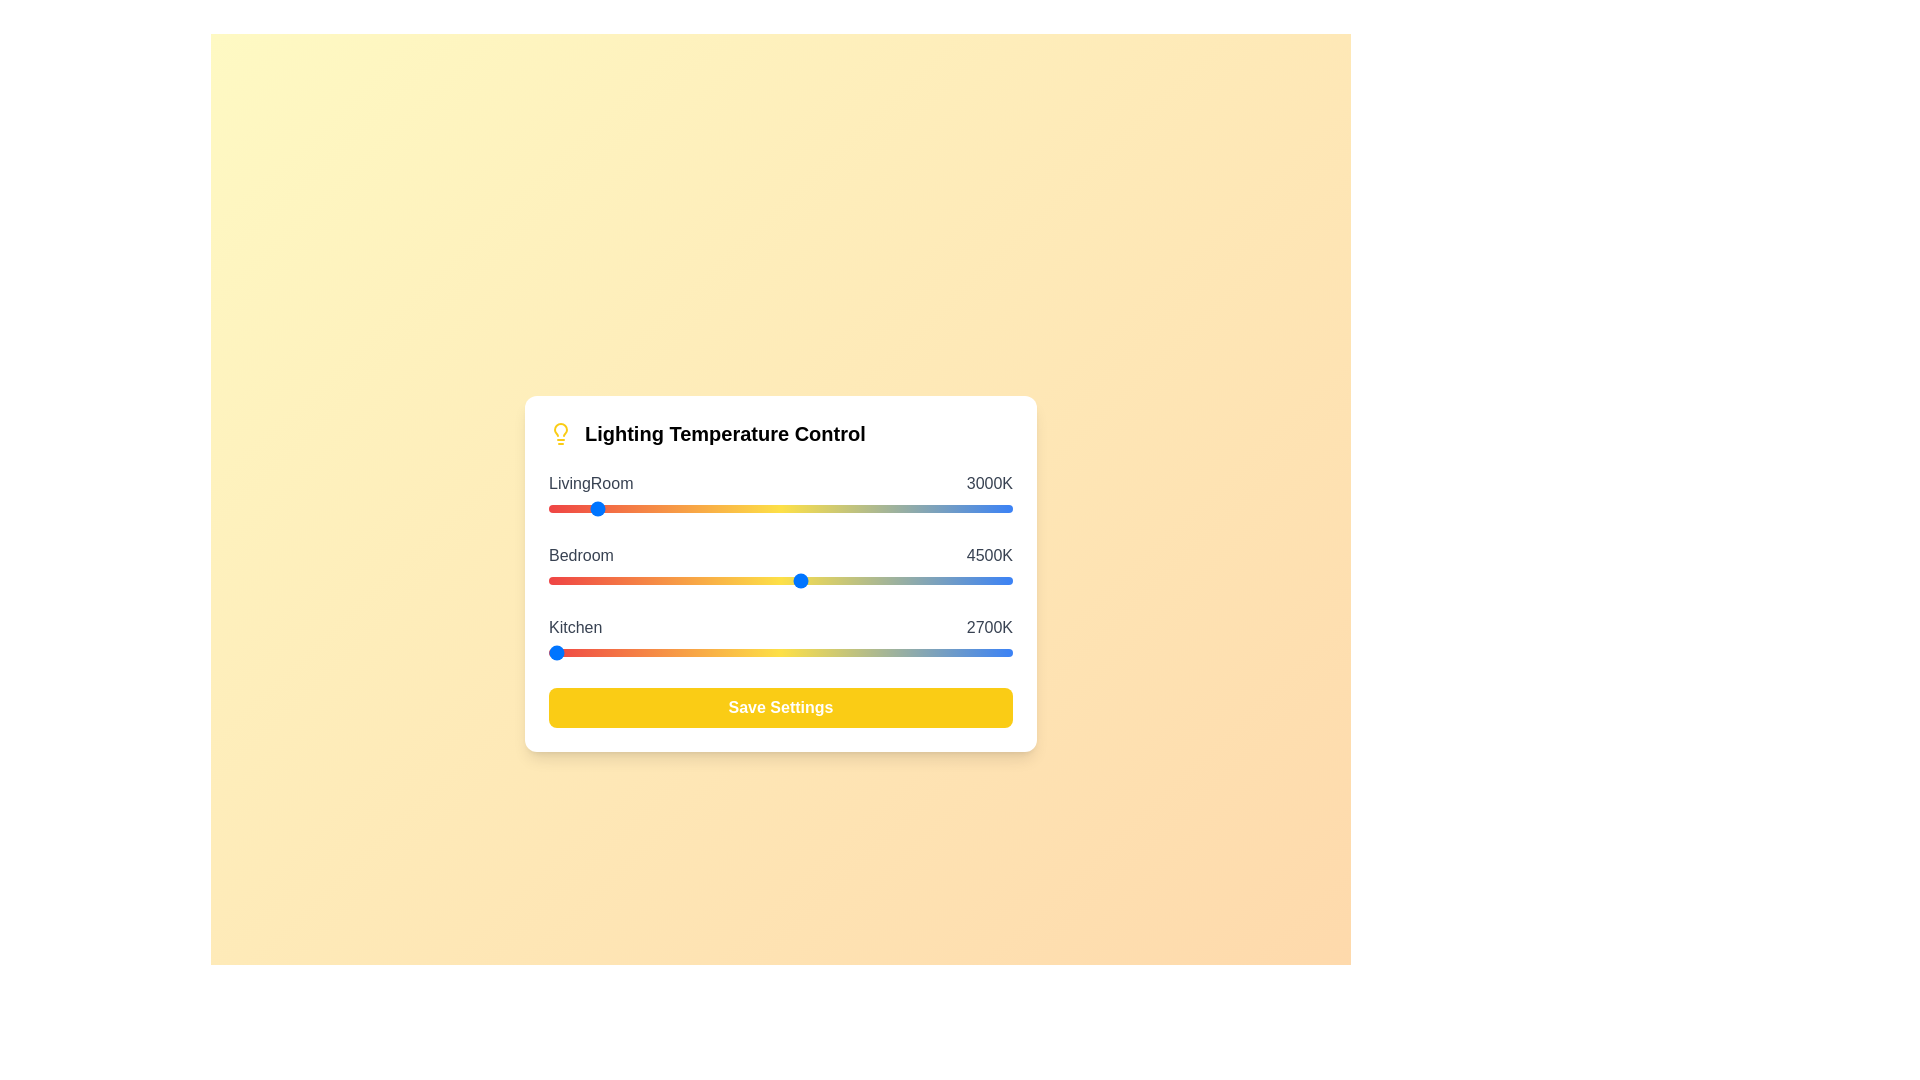 Image resolution: width=1920 pixels, height=1080 pixels. Describe the element at coordinates (780, 707) in the screenshot. I see `the 'Save Settings' button to save the current lighting settings` at that location.